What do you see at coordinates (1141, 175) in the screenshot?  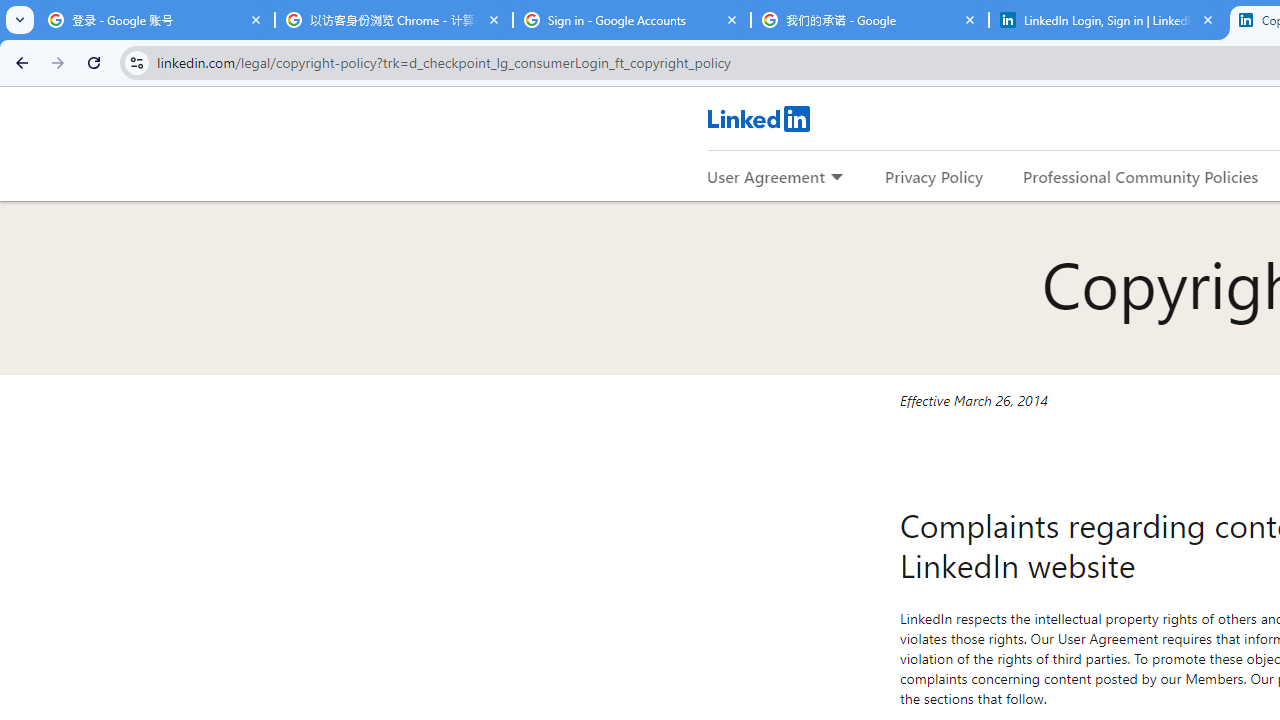 I see `'Professional Community Policies'` at bounding box center [1141, 175].